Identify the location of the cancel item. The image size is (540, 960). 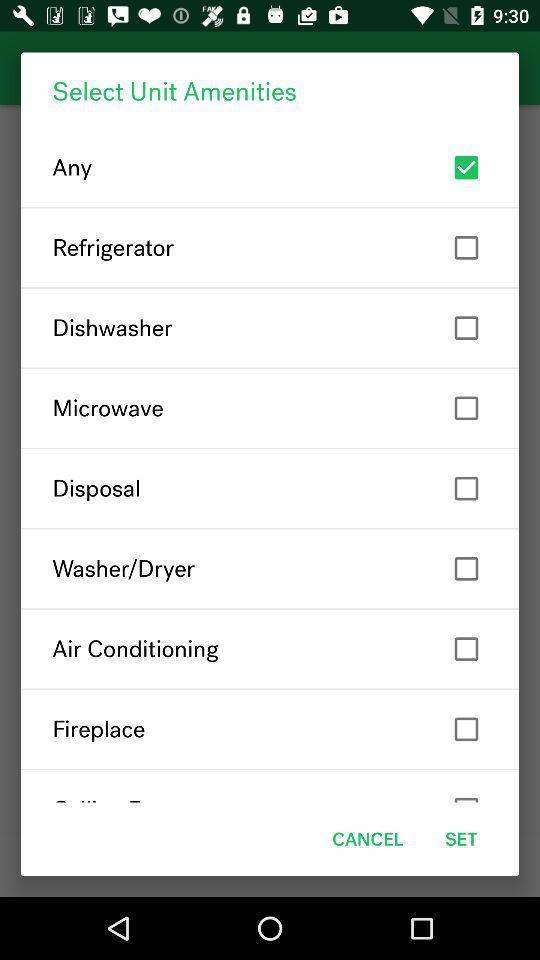
(366, 839).